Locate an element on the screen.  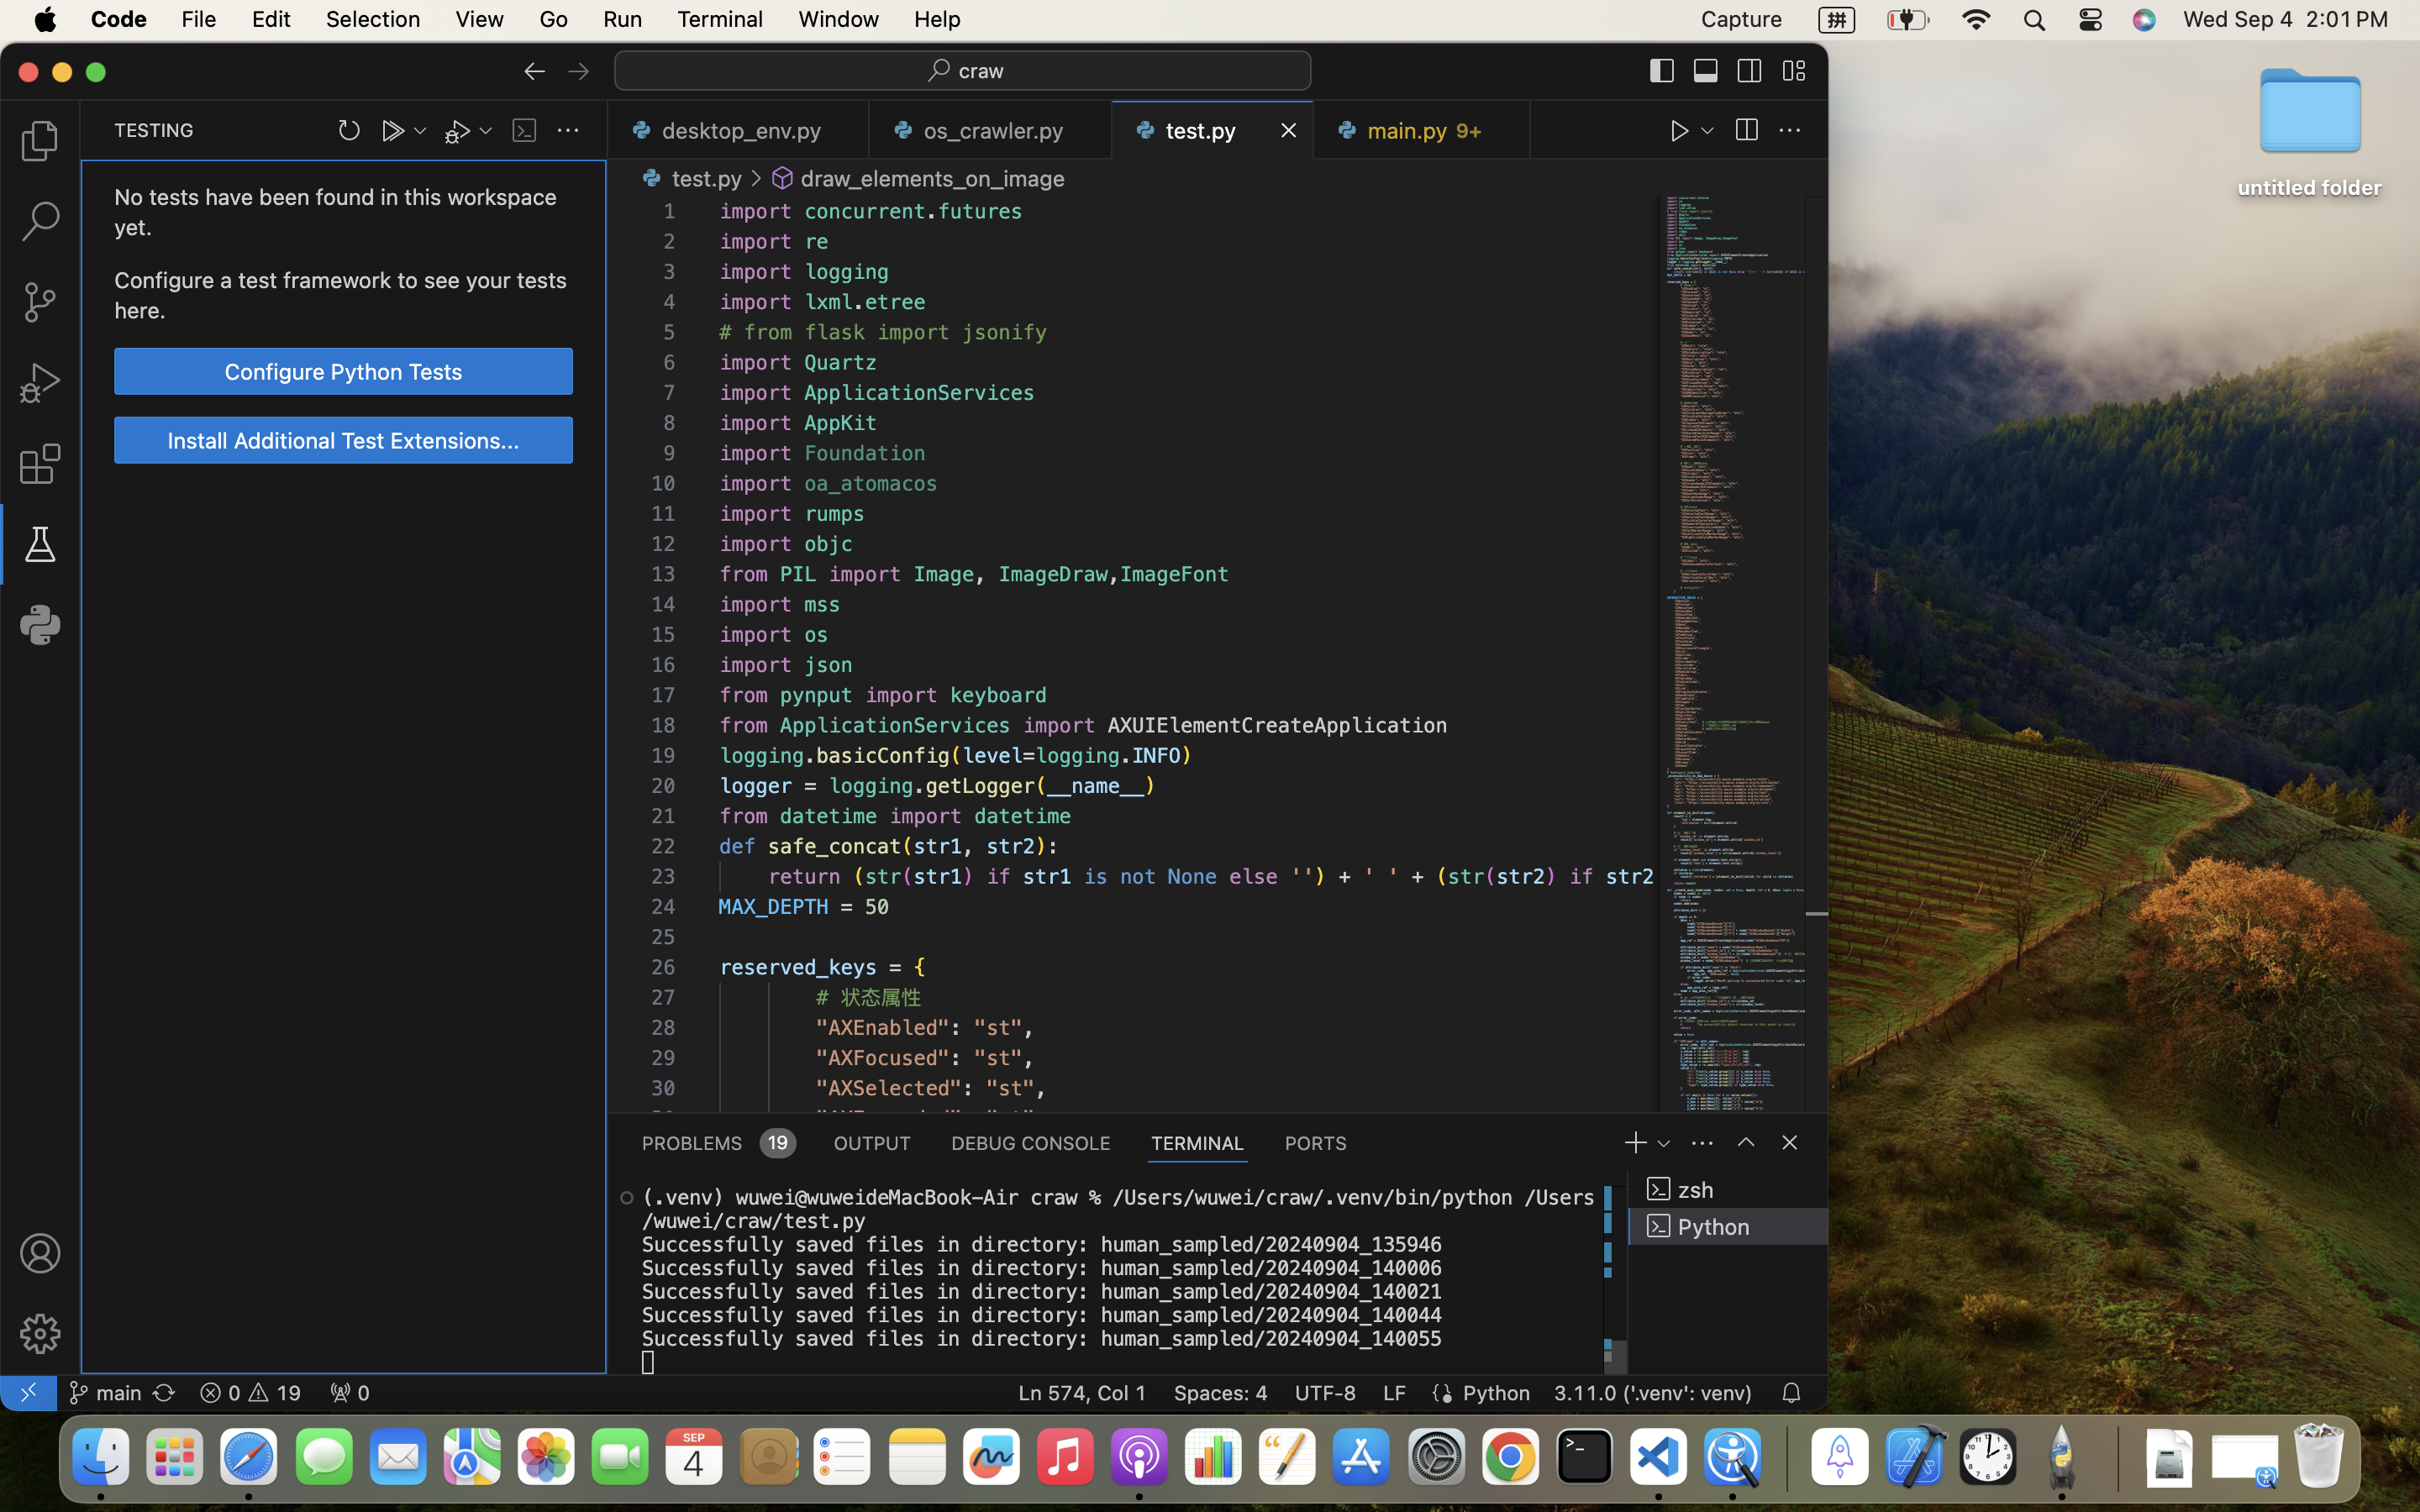
'0 ' is located at coordinates (39, 221).